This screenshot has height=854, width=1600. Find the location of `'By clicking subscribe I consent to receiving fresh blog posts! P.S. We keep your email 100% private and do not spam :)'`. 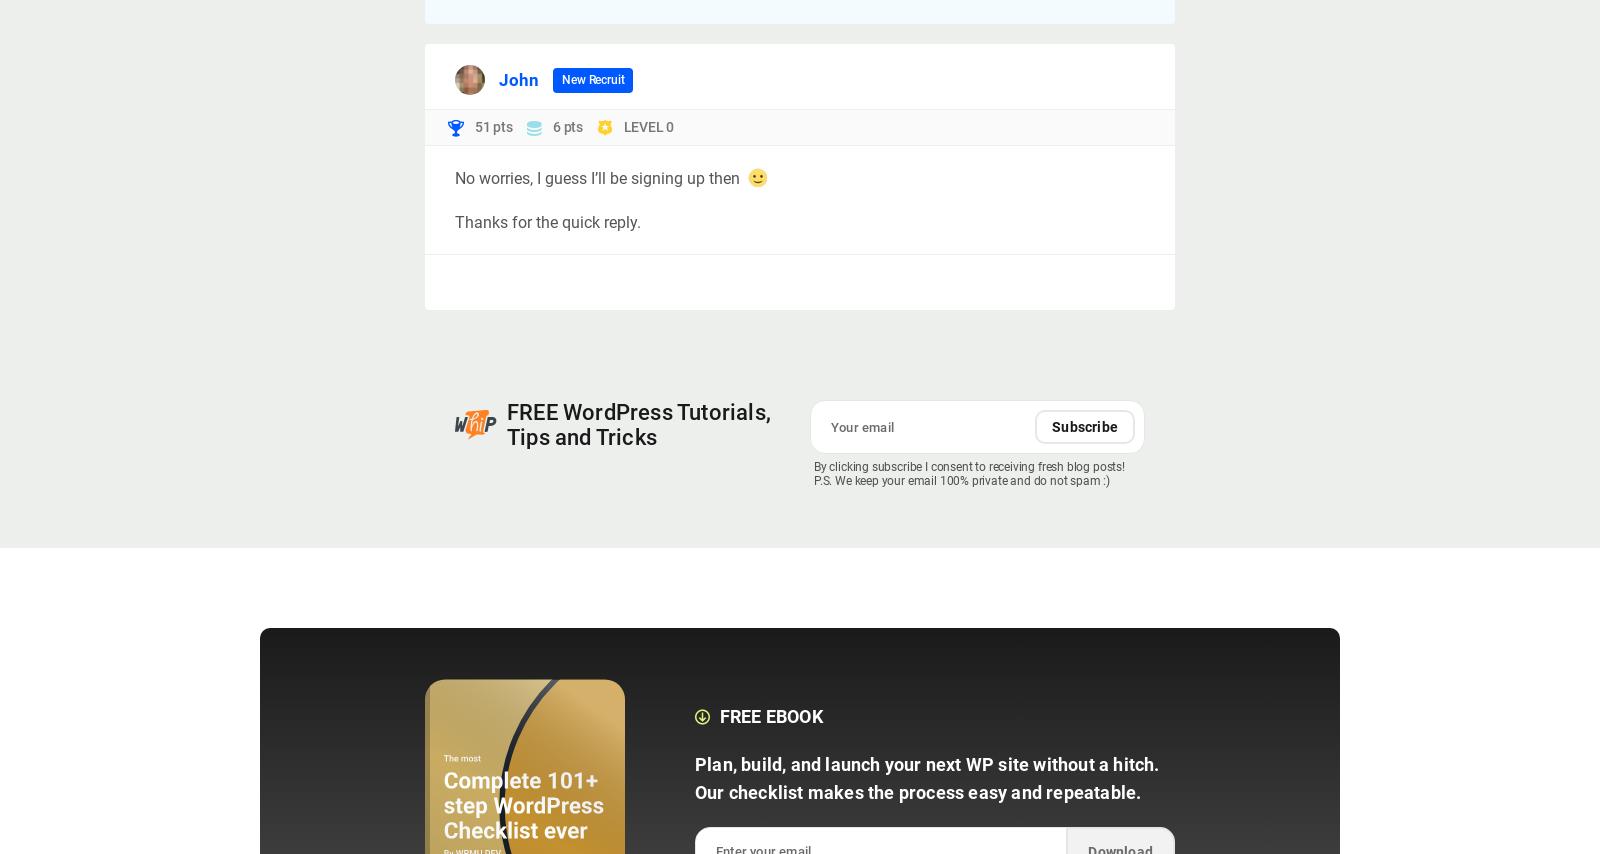

'By clicking subscribe I consent to receiving fresh blog posts! P.S. We keep your email 100% private and do not spam :)' is located at coordinates (967, 473).